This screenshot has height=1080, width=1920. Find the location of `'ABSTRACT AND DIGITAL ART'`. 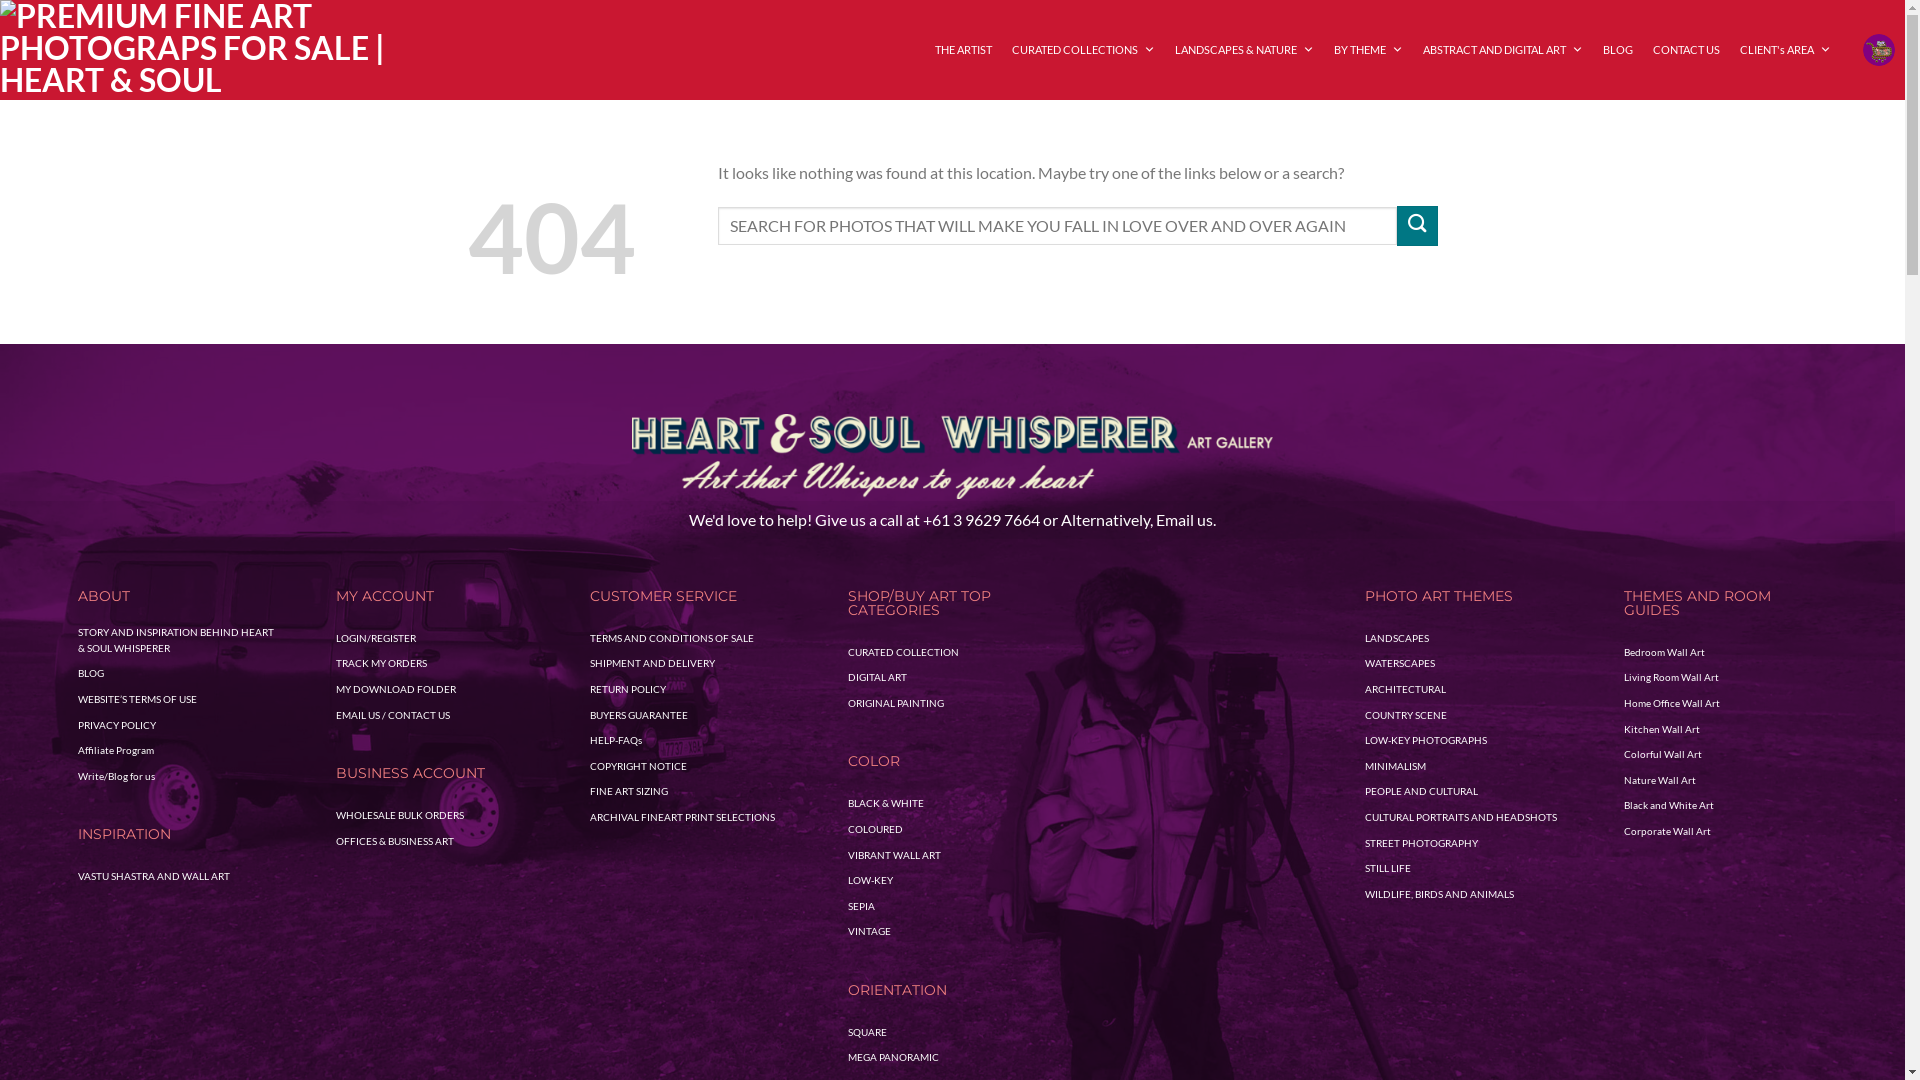

'ABSTRACT AND DIGITAL ART' is located at coordinates (1502, 49).